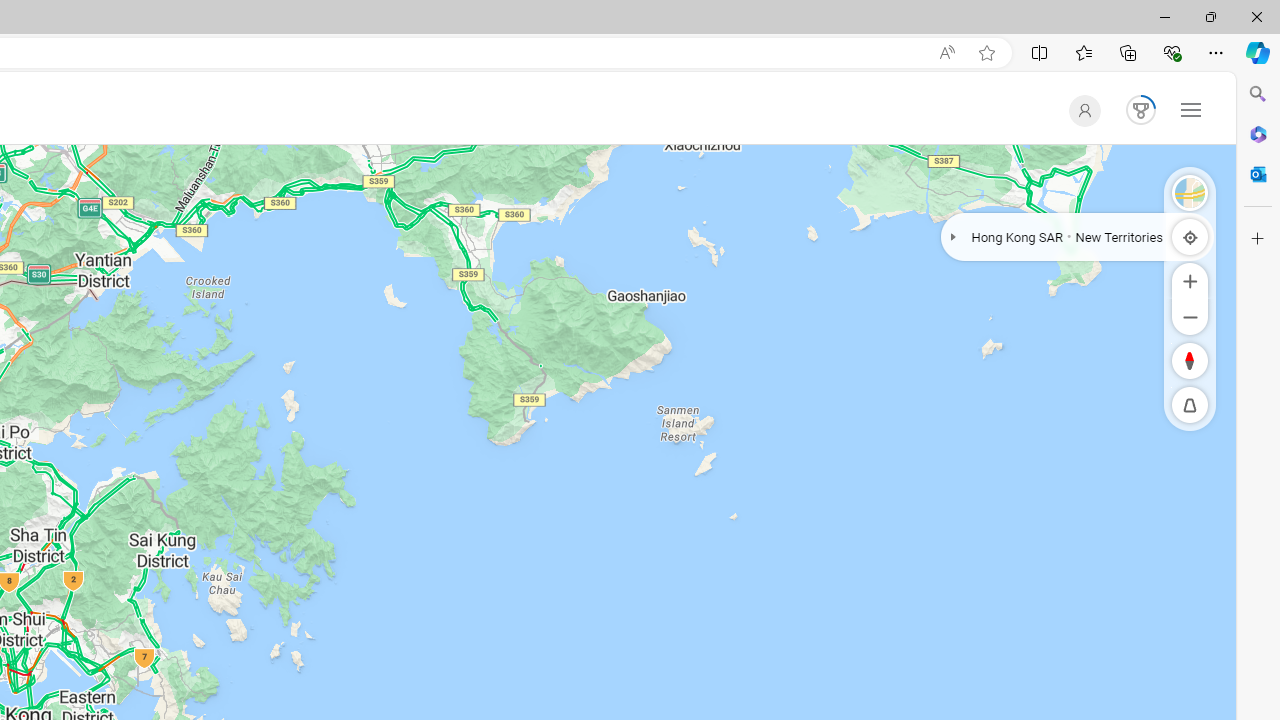 The image size is (1280, 720). Describe the element at coordinates (1141, 110) in the screenshot. I see `'AutomationID: rh_meter'` at that location.